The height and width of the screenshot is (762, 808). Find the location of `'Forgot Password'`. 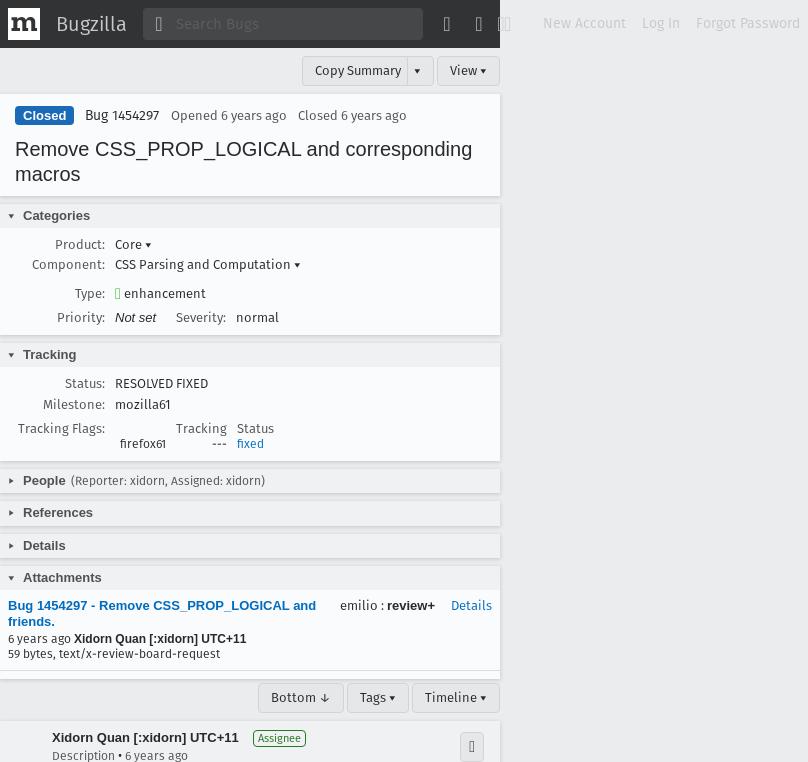

'Forgot Password' is located at coordinates (746, 22).